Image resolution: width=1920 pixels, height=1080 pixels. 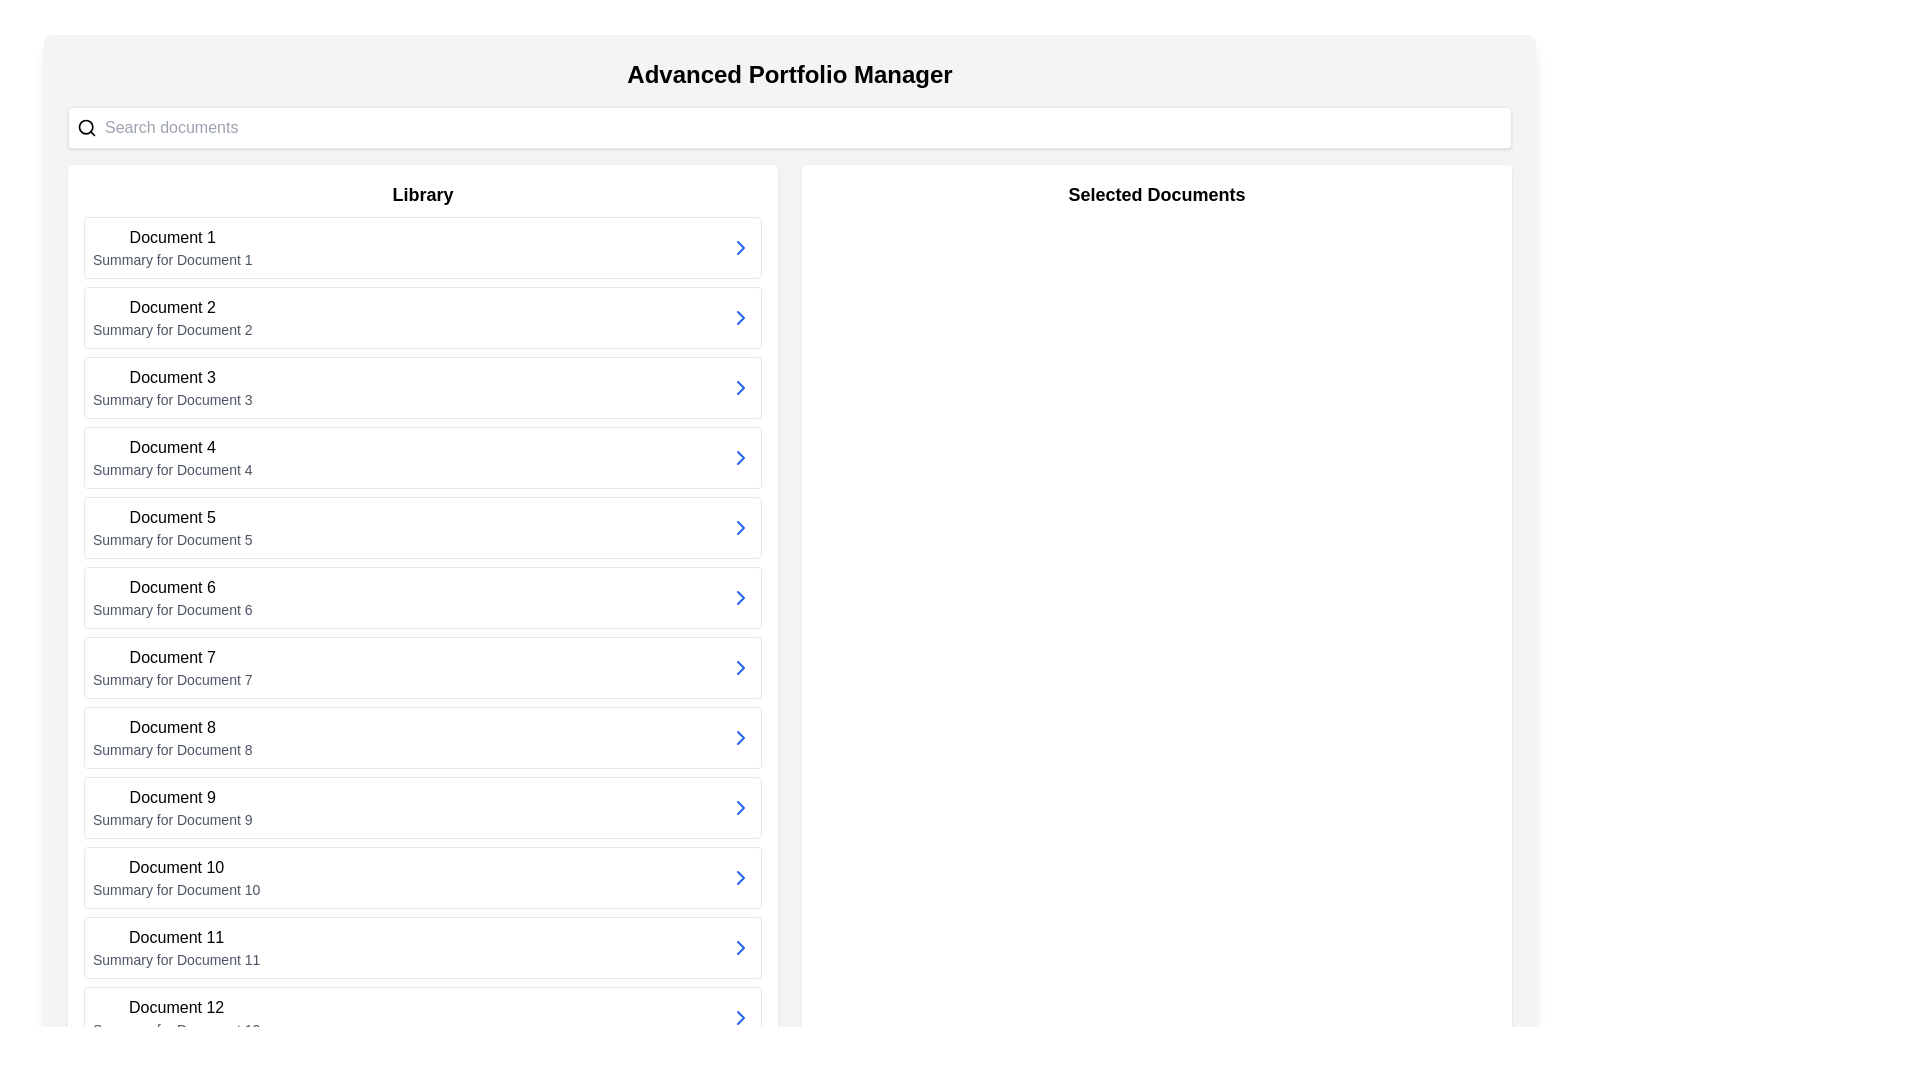 I want to click on the List entry for 'Document 10', so click(x=421, y=877).